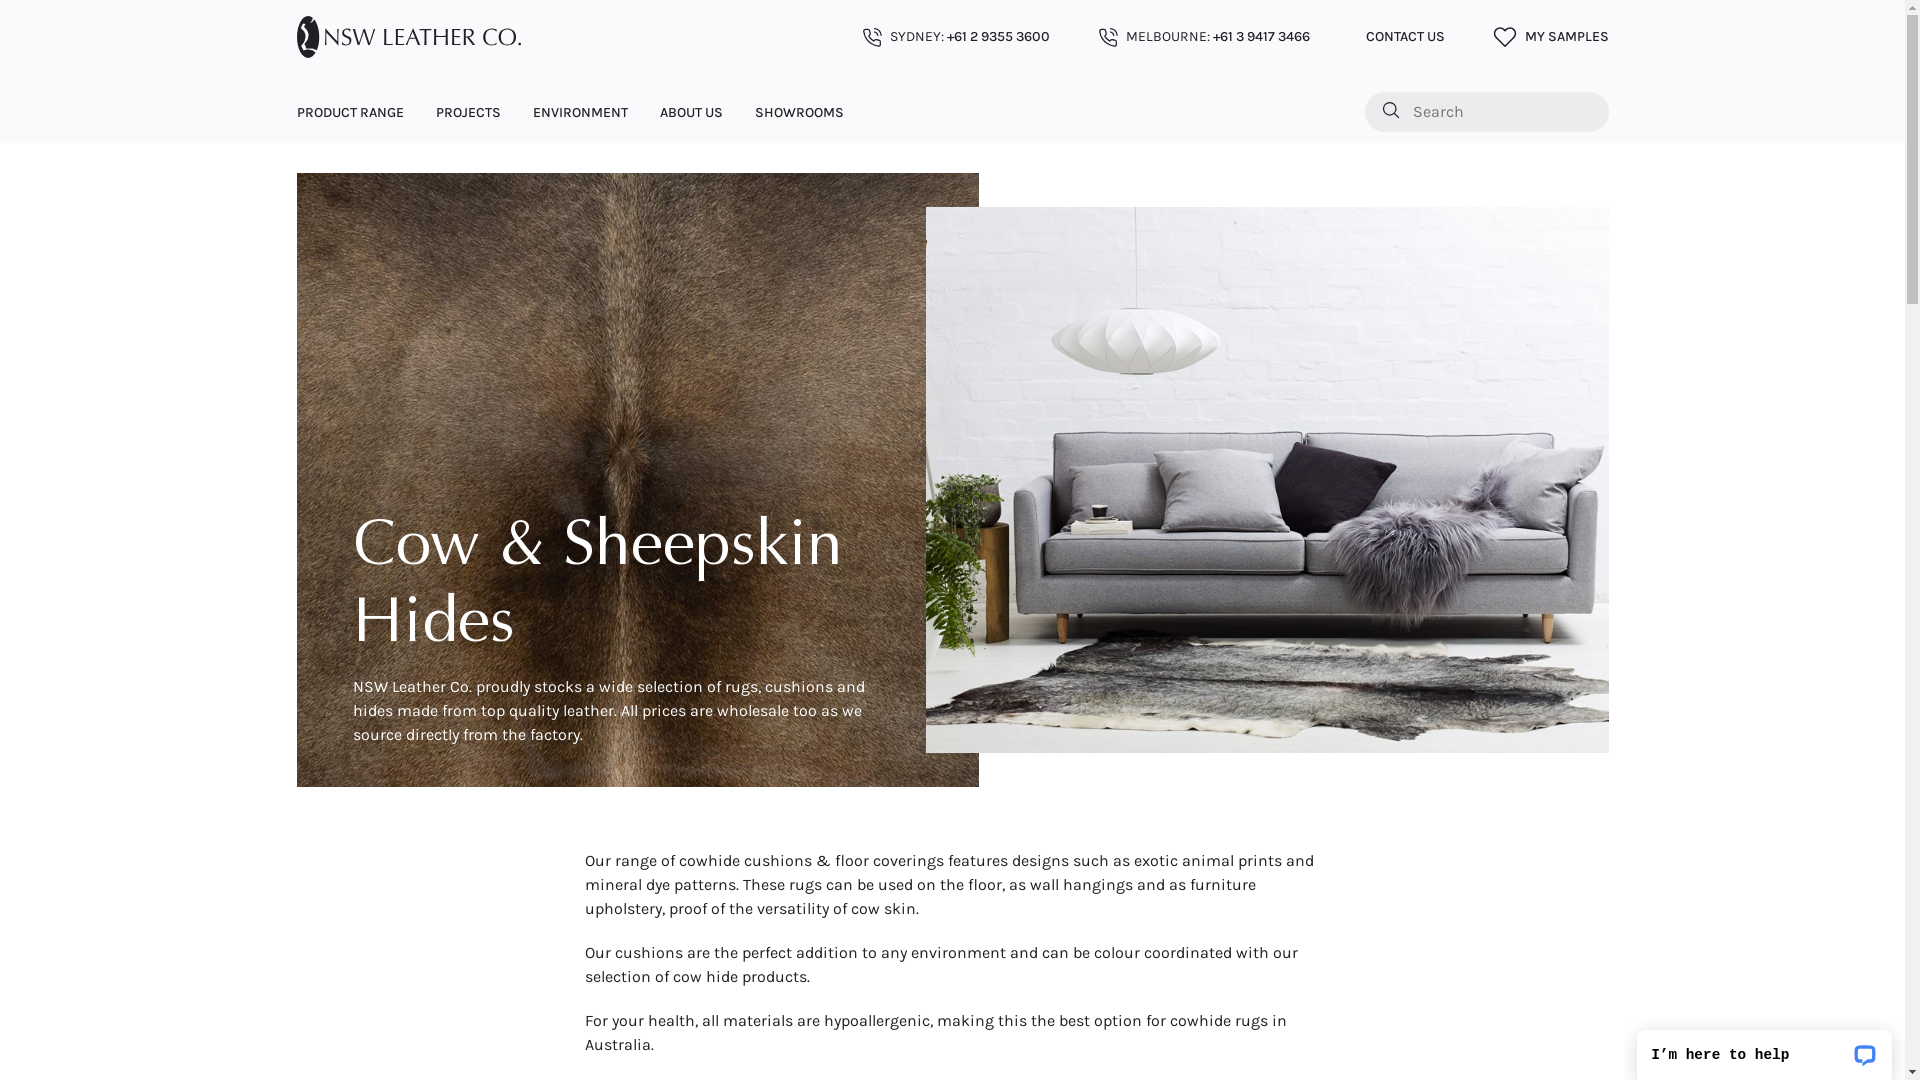 The height and width of the screenshot is (1080, 1920). Describe the element at coordinates (954, 36) in the screenshot. I see `'SYDNEY: +61 2 9355 3600'` at that location.